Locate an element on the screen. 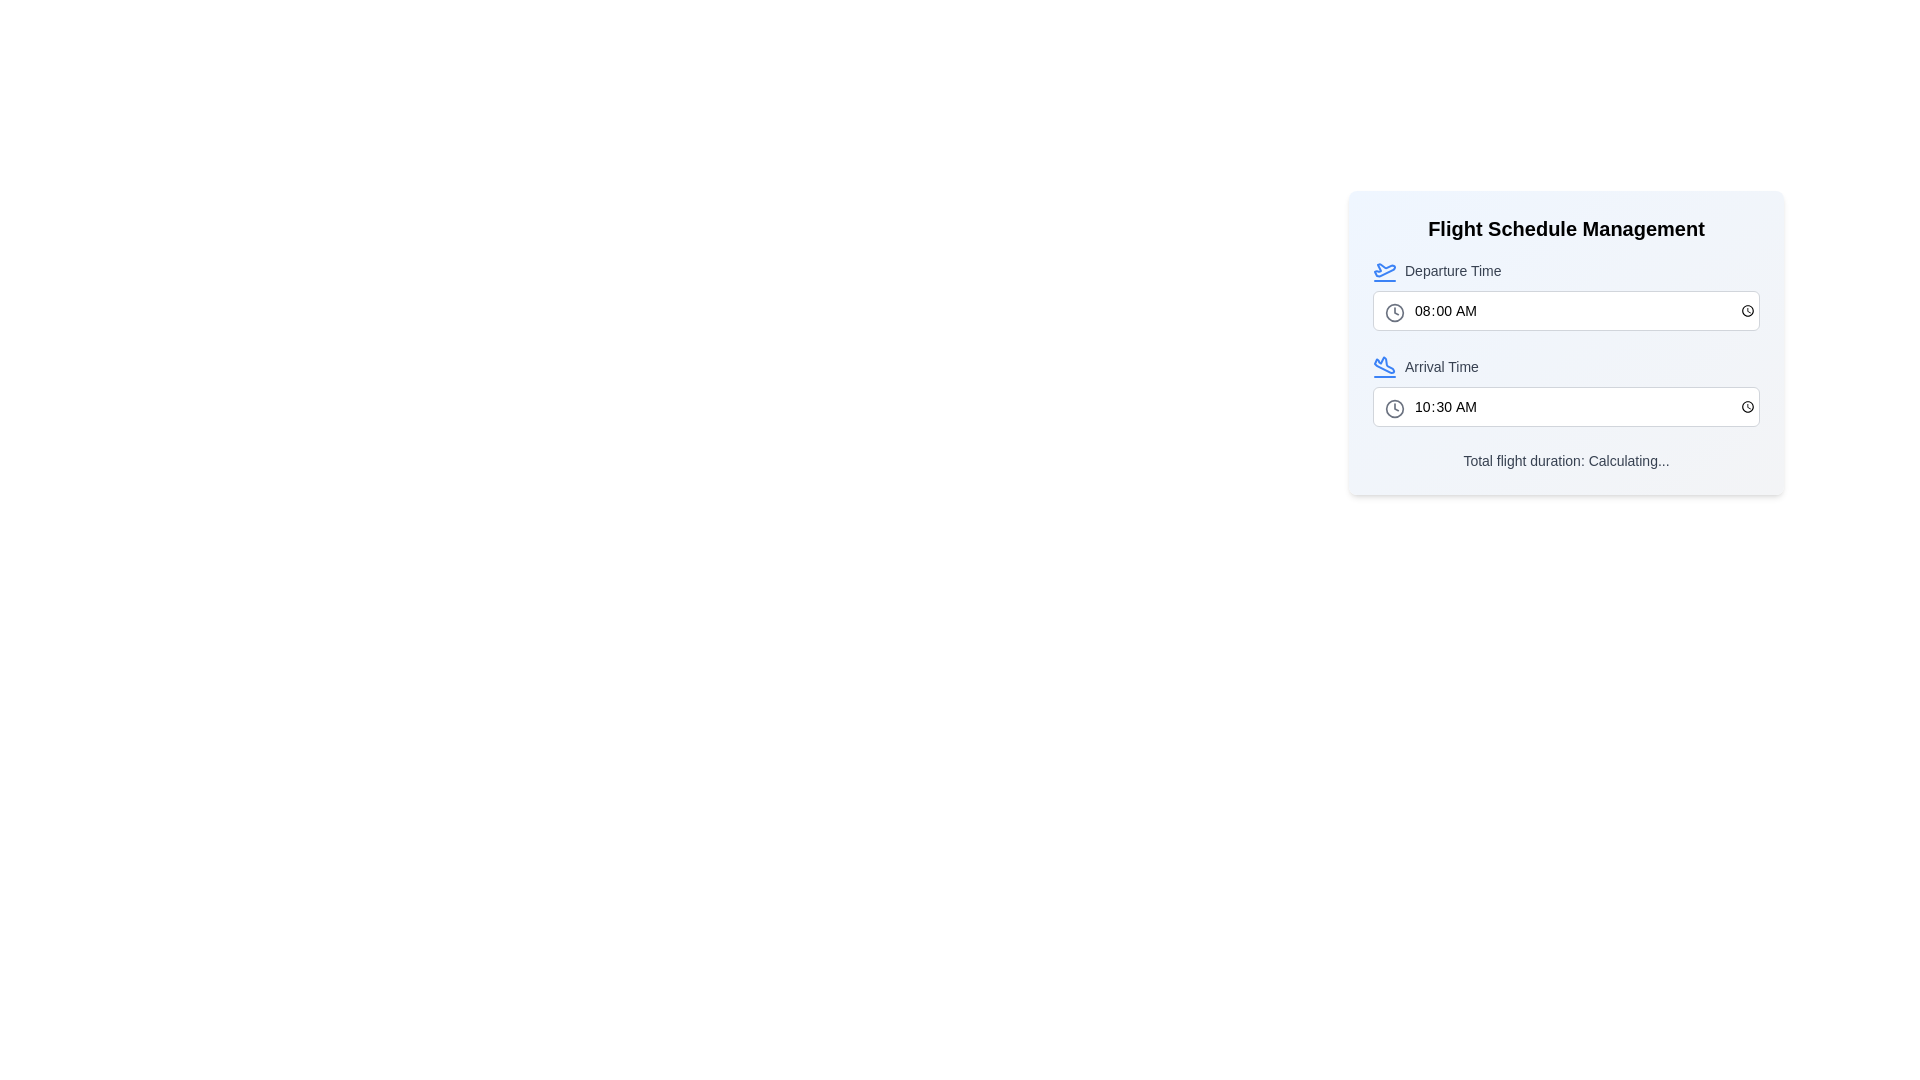 Image resolution: width=1920 pixels, height=1080 pixels. the time selection icon located inside the 'Arrival Time' input field in the 'Flight Schedule Management' section is located at coordinates (1394, 407).